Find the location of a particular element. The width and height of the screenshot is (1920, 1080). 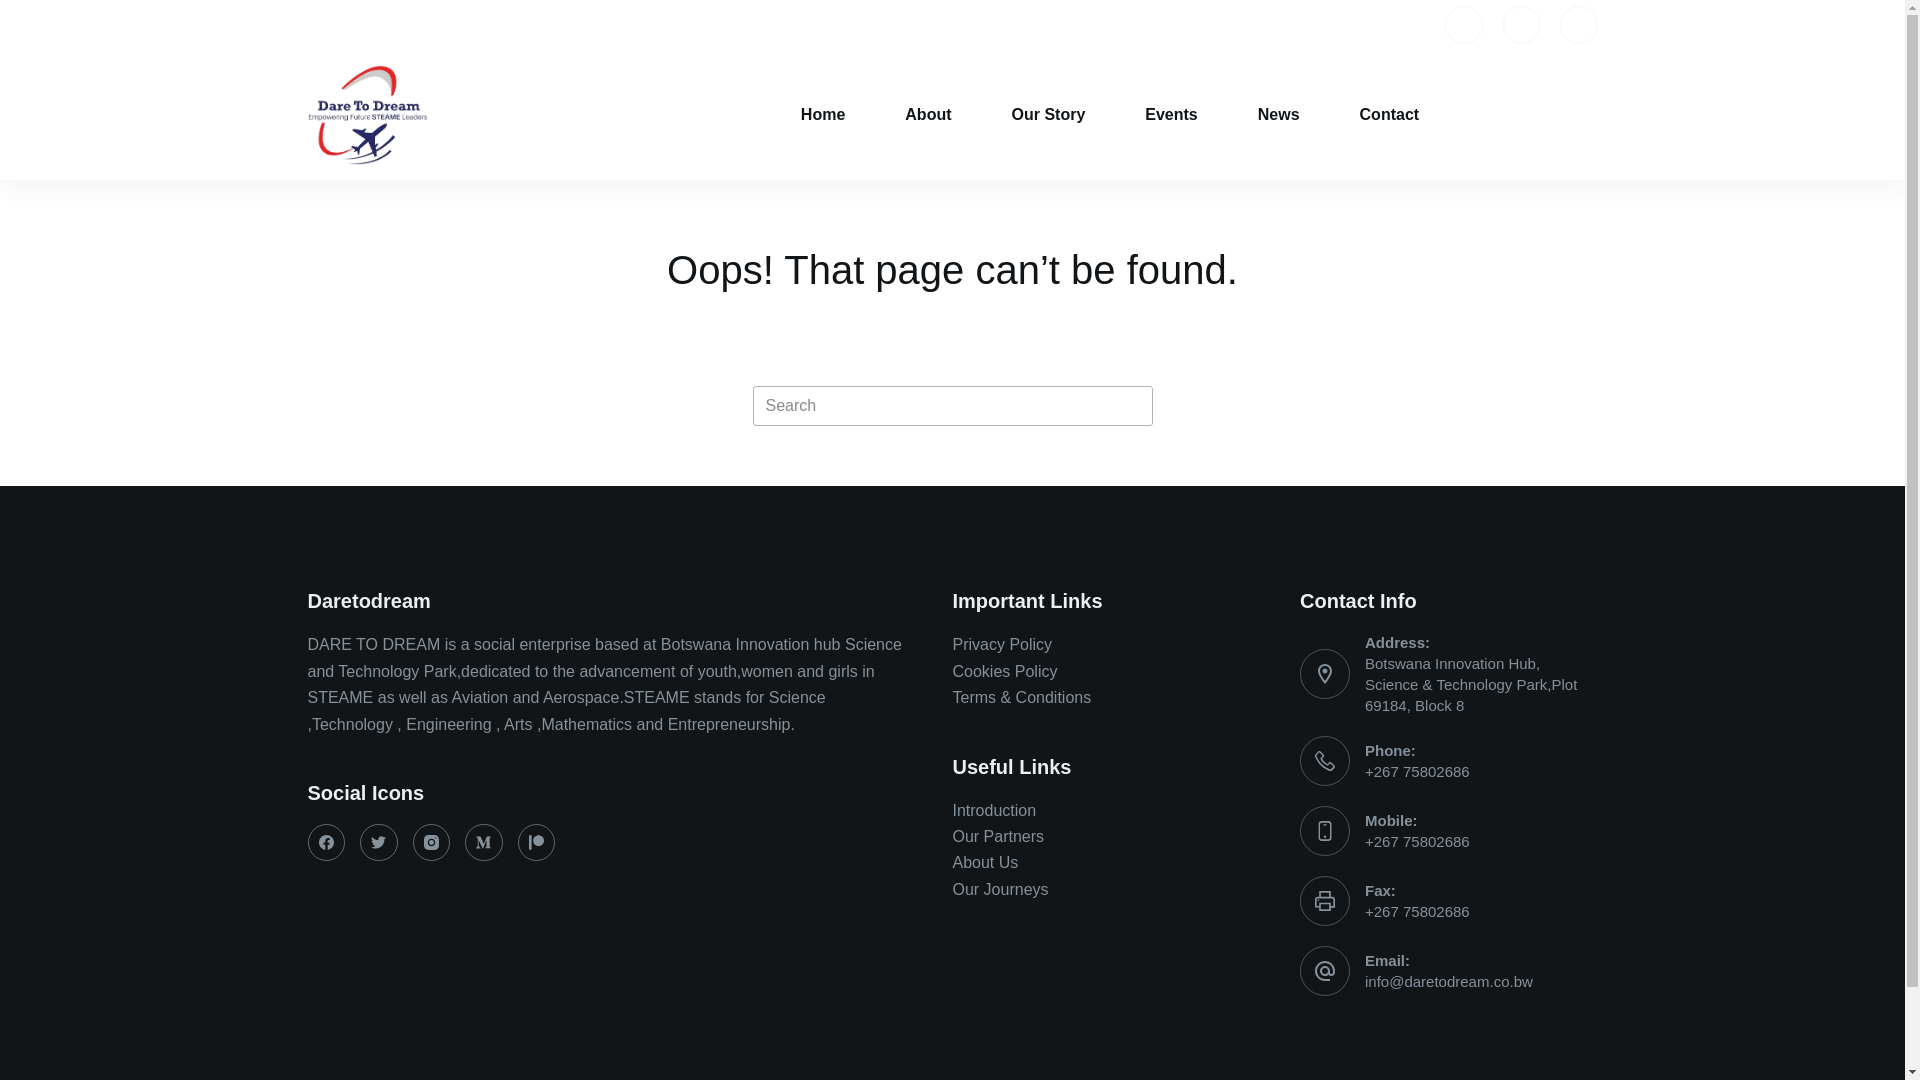

'Skip to content' is located at coordinates (0, 10).